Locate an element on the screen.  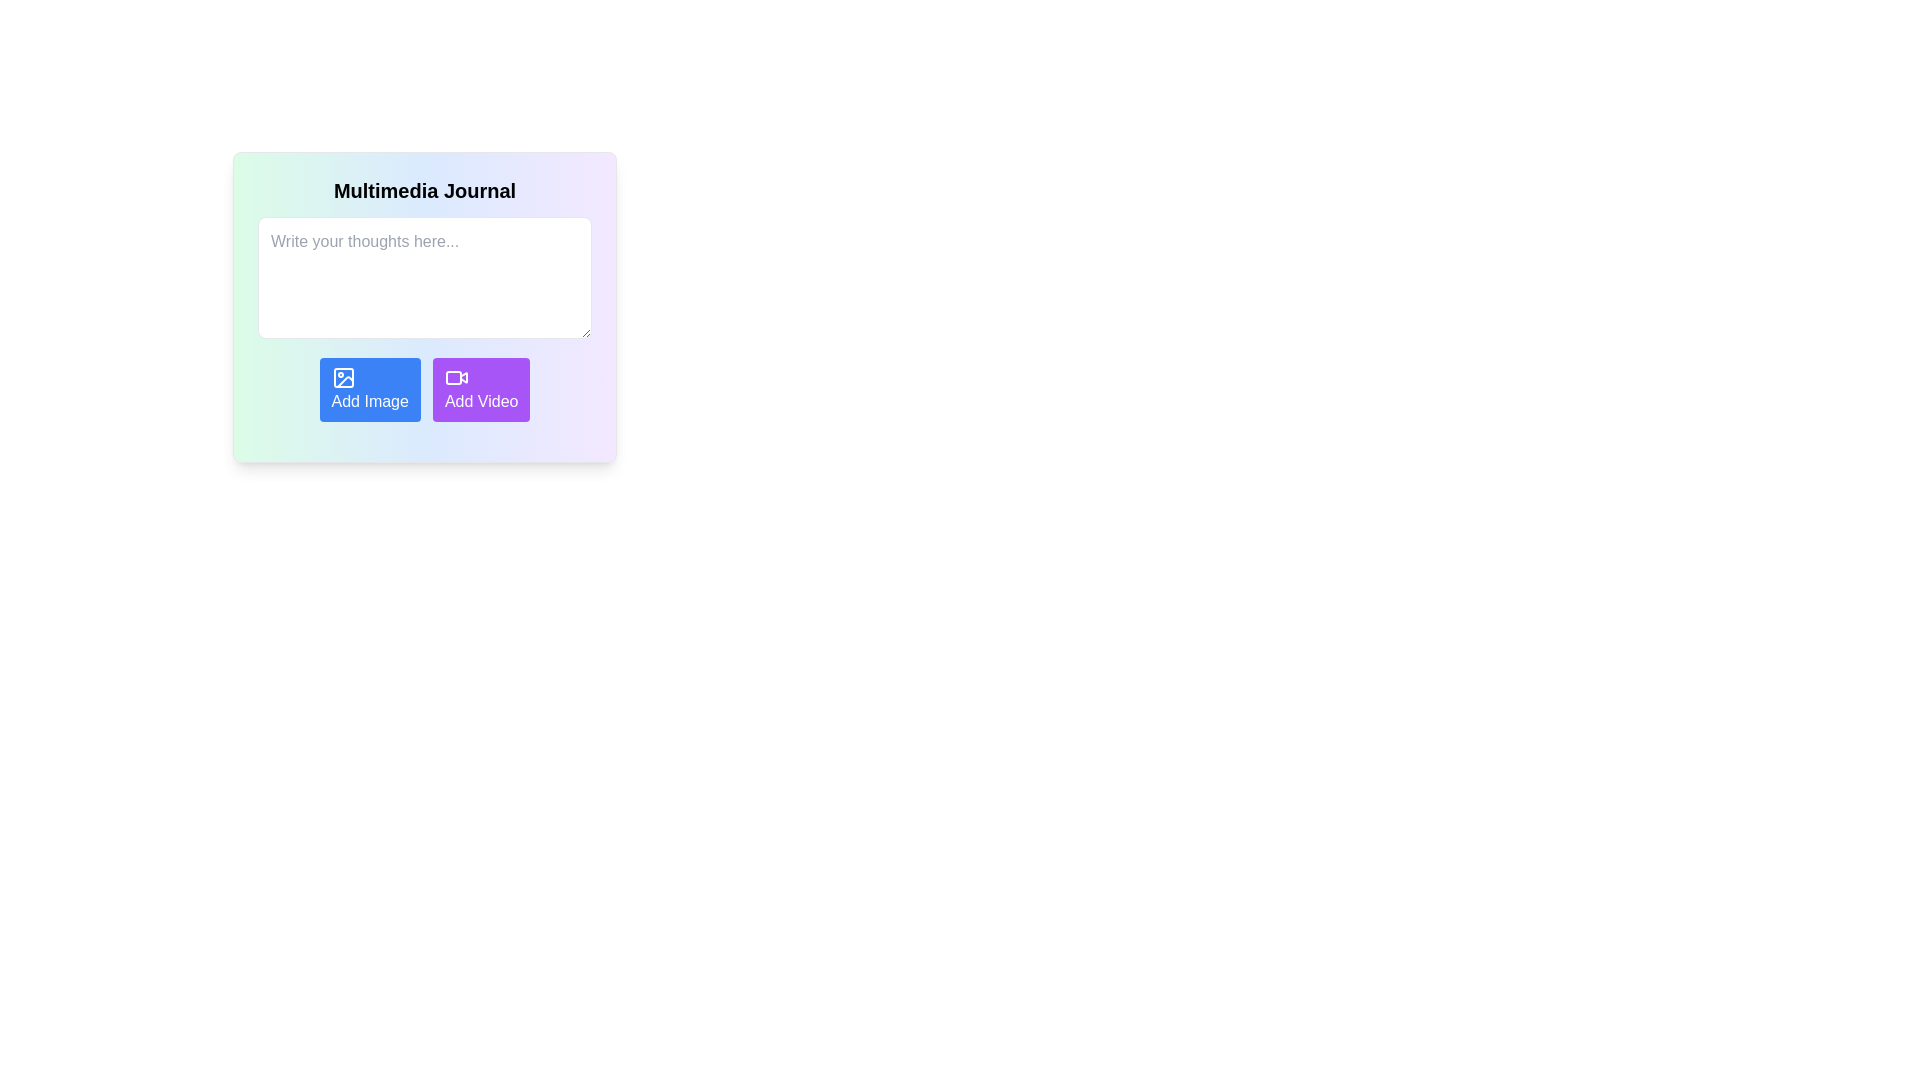
the video-related icon within the purple 'Add Video' button located at the bottom-right of the 'Multimedia Journal' dialog box is located at coordinates (452, 378).